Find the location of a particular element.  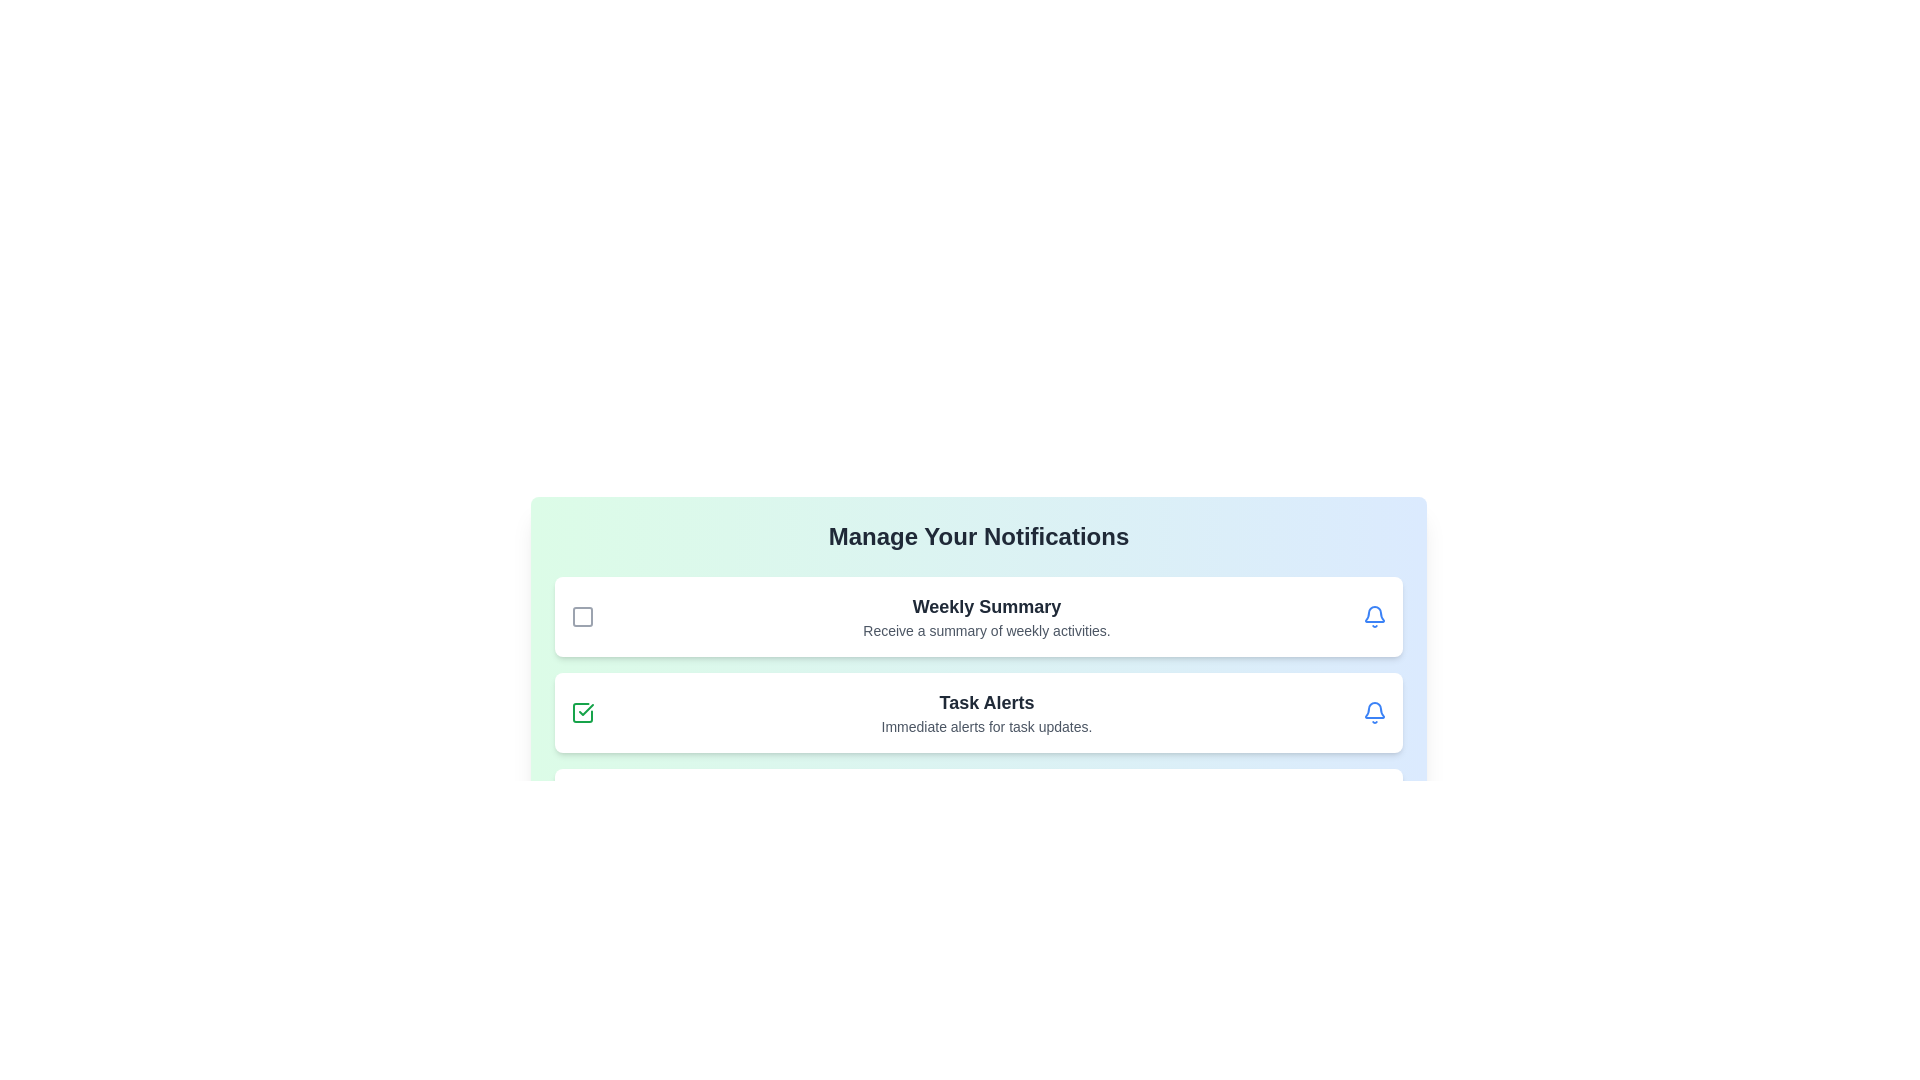

the square-shaped checkbox with a green border and checkmark icon next to the 'Task Alerts' text is located at coordinates (581, 712).